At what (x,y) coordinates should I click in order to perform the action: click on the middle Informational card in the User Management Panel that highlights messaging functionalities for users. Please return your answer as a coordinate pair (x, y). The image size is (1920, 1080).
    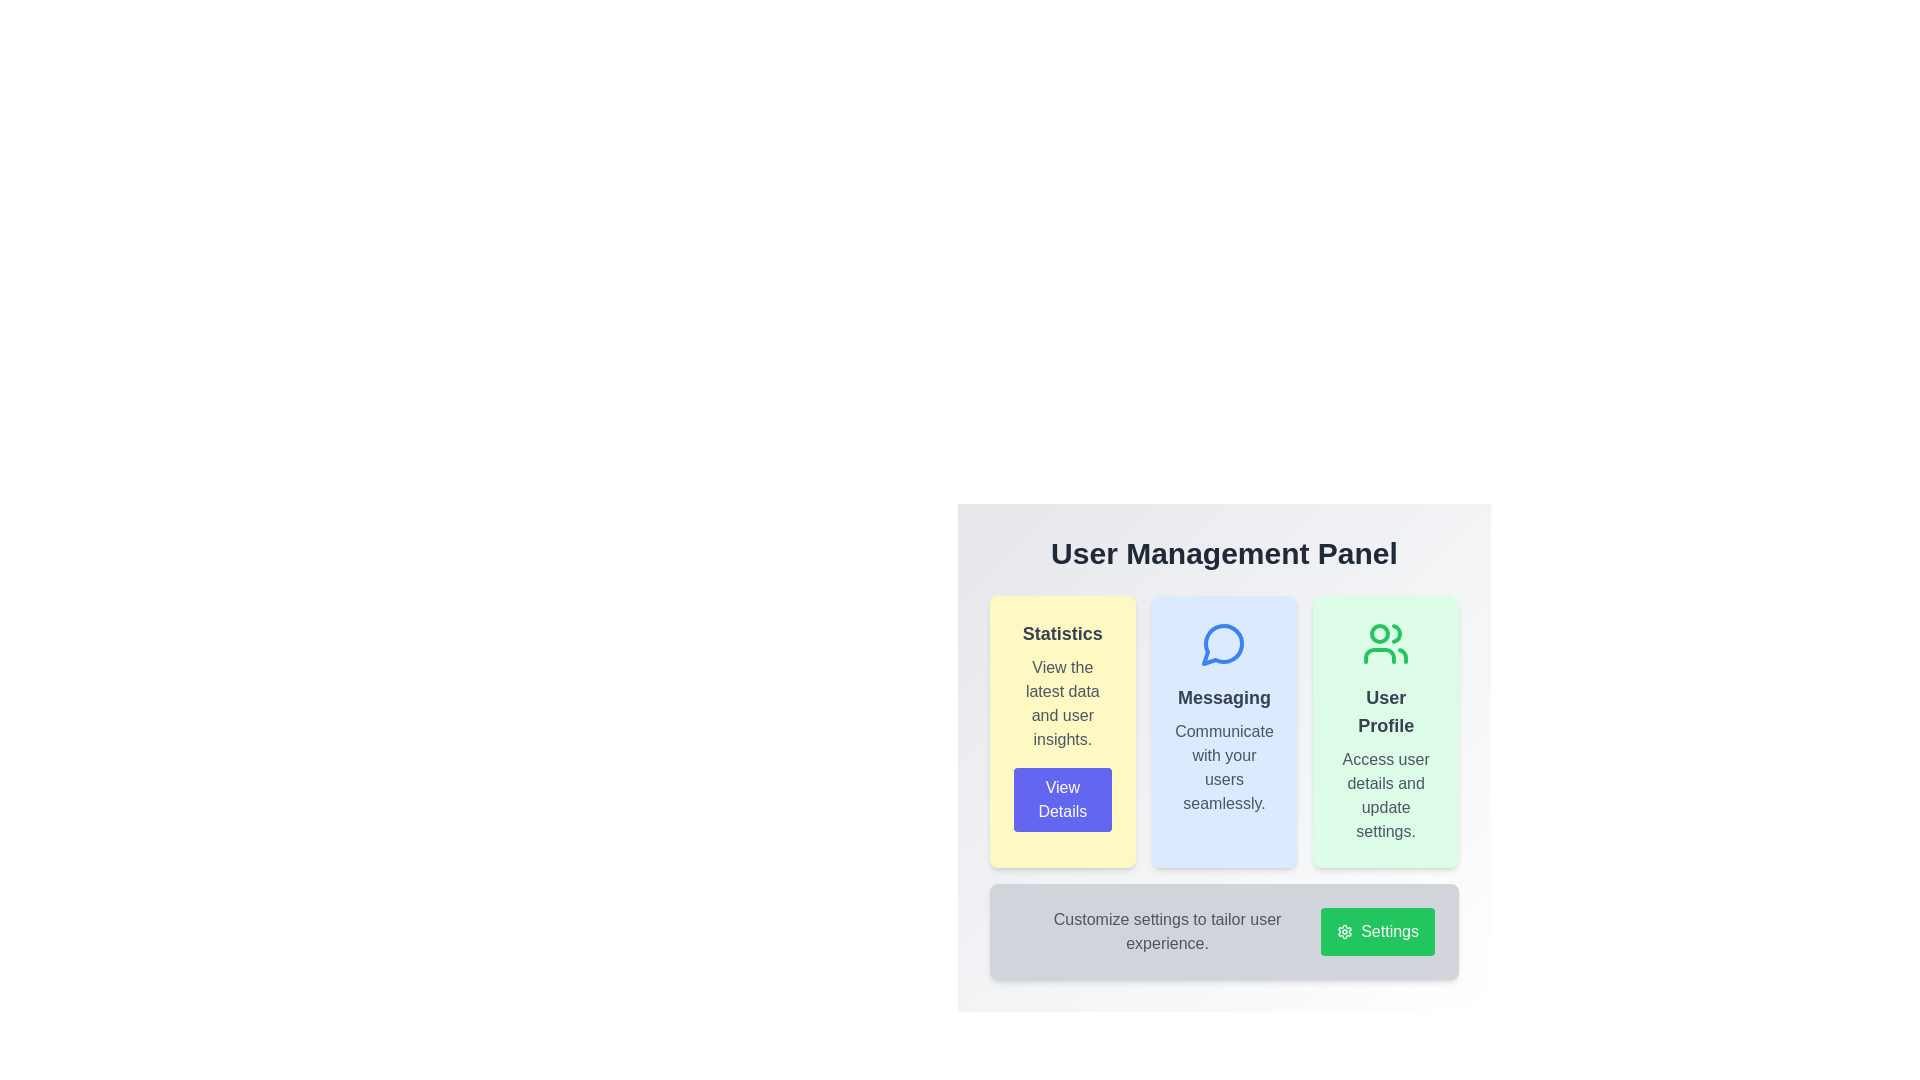
    Looking at the image, I should click on (1223, 732).